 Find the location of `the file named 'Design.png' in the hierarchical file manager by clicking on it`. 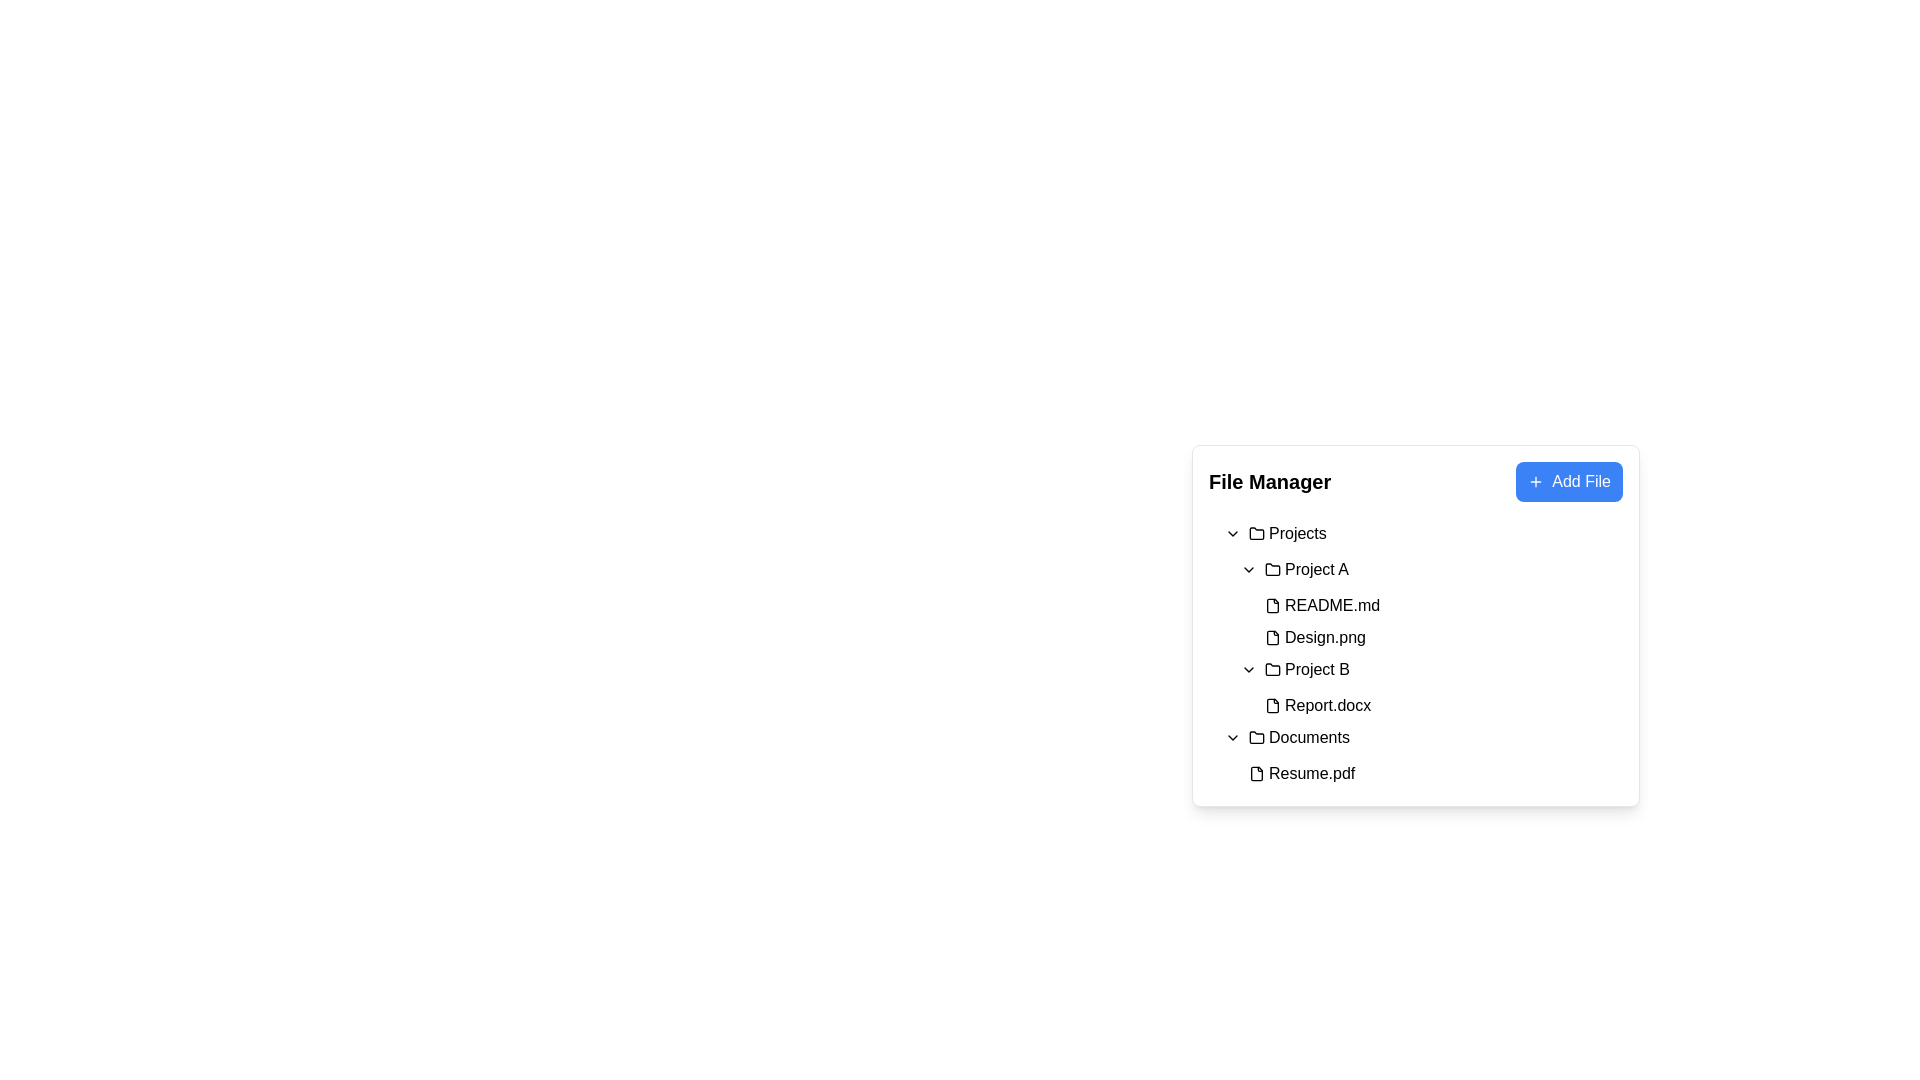

the file named 'Design.png' in the hierarchical file manager by clicking on it is located at coordinates (1315, 637).